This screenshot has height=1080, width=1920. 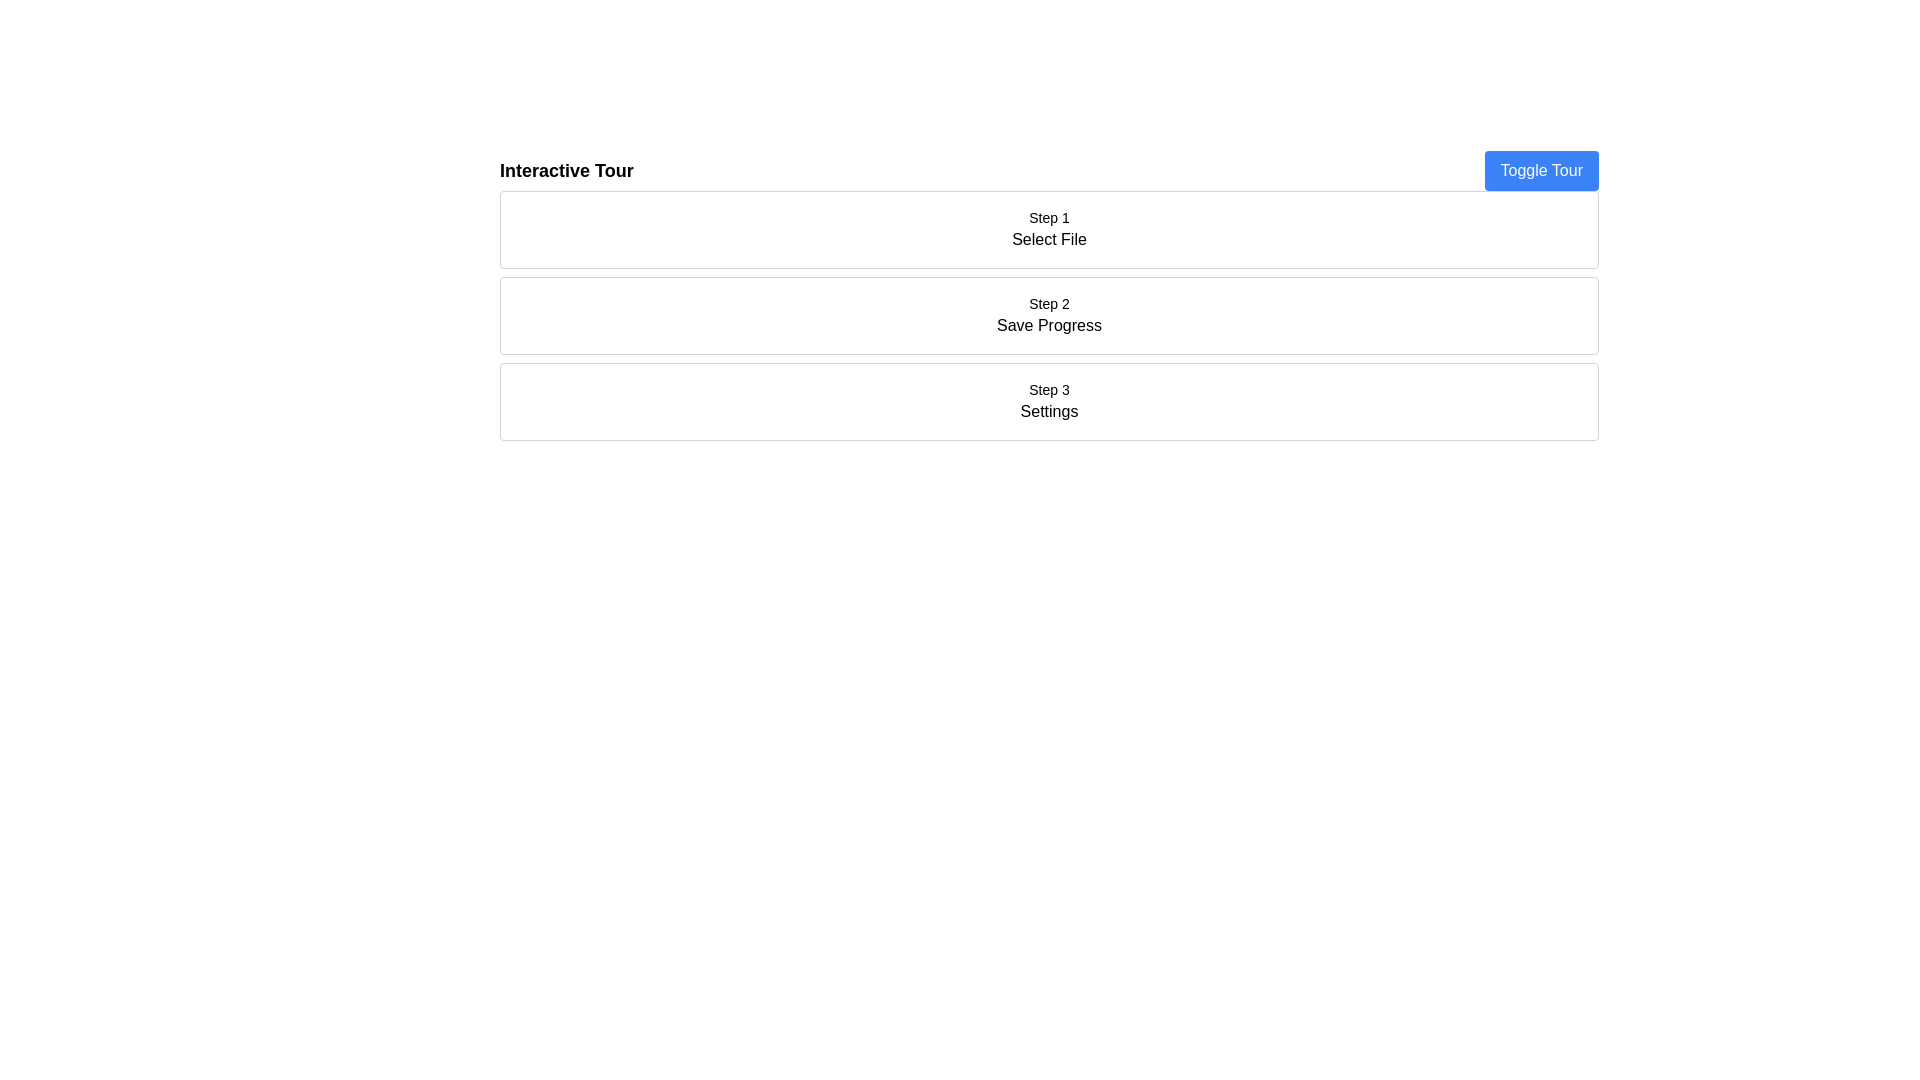 What do you see at coordinates (1048, 315) in the screenshot?
I see `the second step indicator which provides information about saving progress in the sequence of steps` at bounding box center [1048, 315].